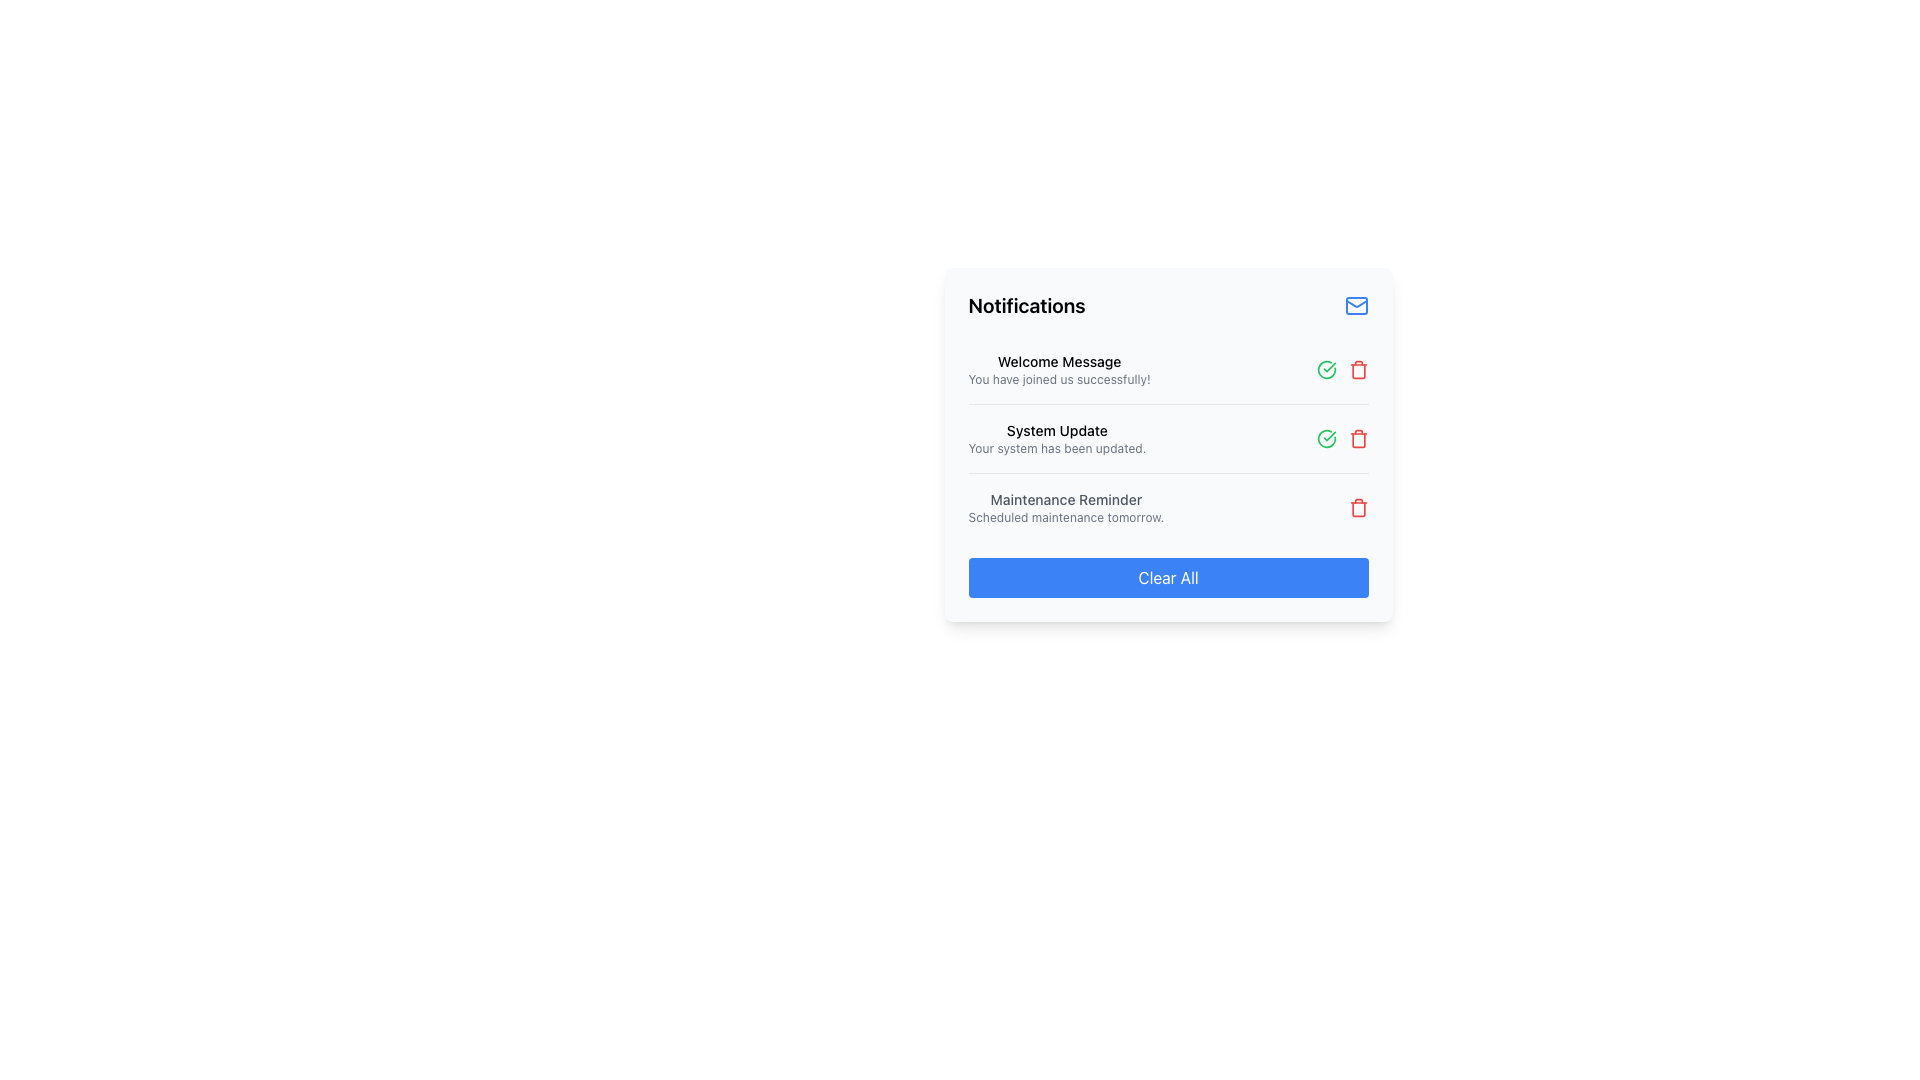  I want to click on the textual label indicating successful joining, located at the top of the vertical notification list beneath the title 'Notifications', so click(1058, 370).